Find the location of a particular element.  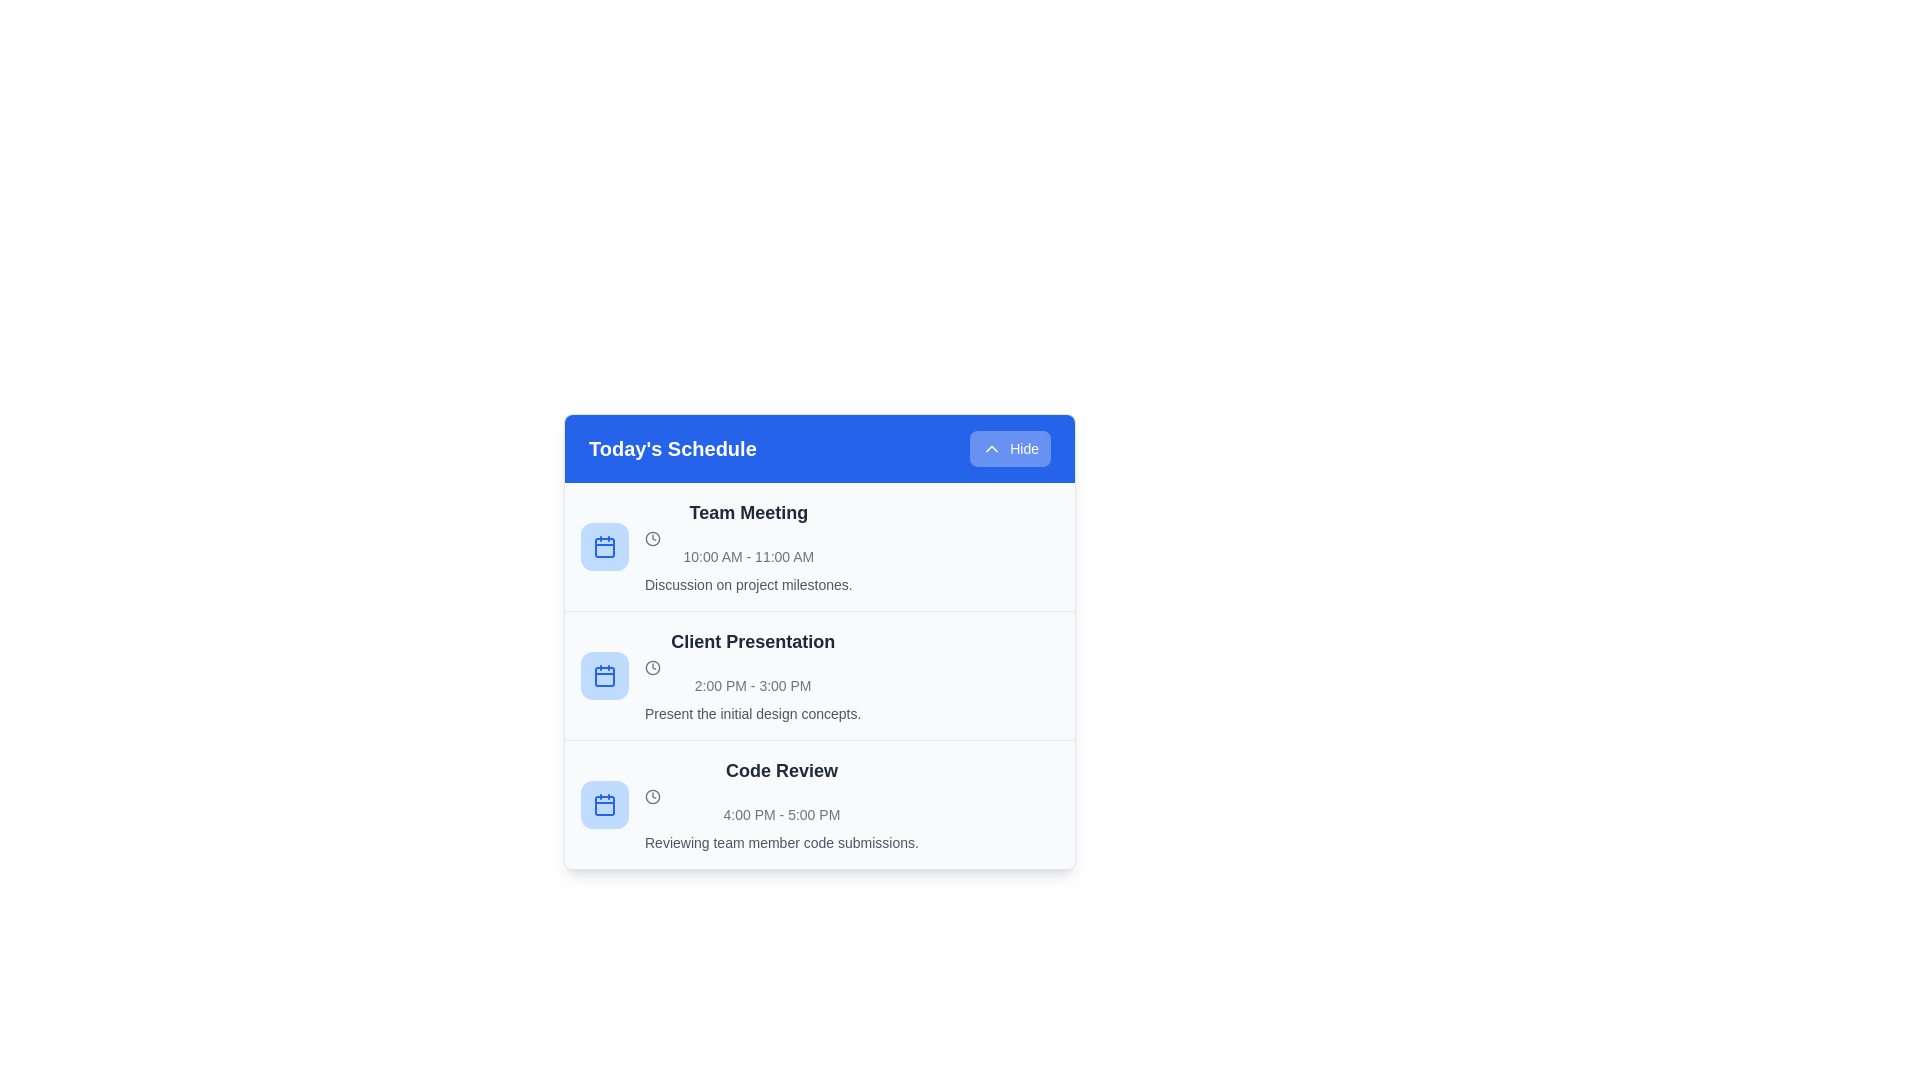

the Text label that serves as the title for the 'Code Review' event in the schedule, which is prominently displayed above a smaller description text is located at coordinates (781, 770).